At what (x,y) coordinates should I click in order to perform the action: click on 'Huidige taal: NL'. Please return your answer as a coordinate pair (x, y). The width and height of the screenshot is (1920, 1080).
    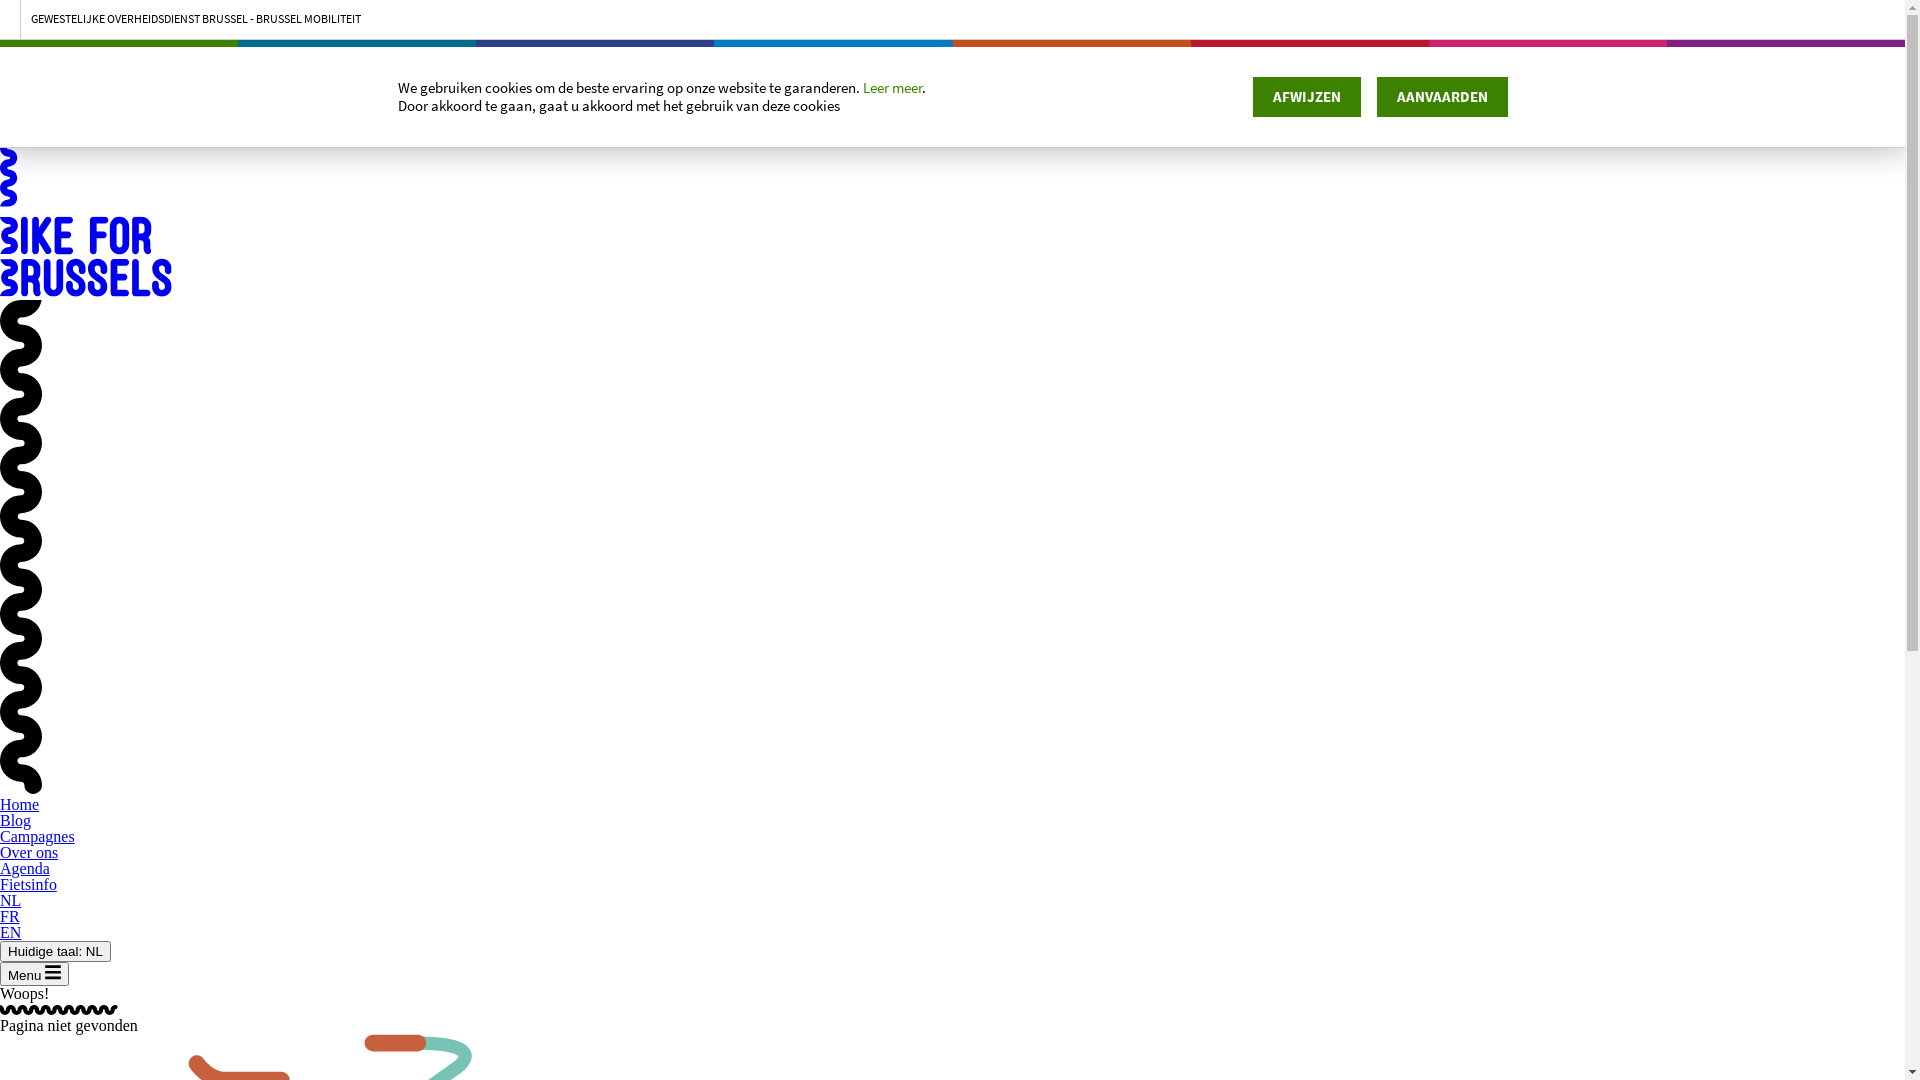
    Looking at the image, I should click on (55, 950).